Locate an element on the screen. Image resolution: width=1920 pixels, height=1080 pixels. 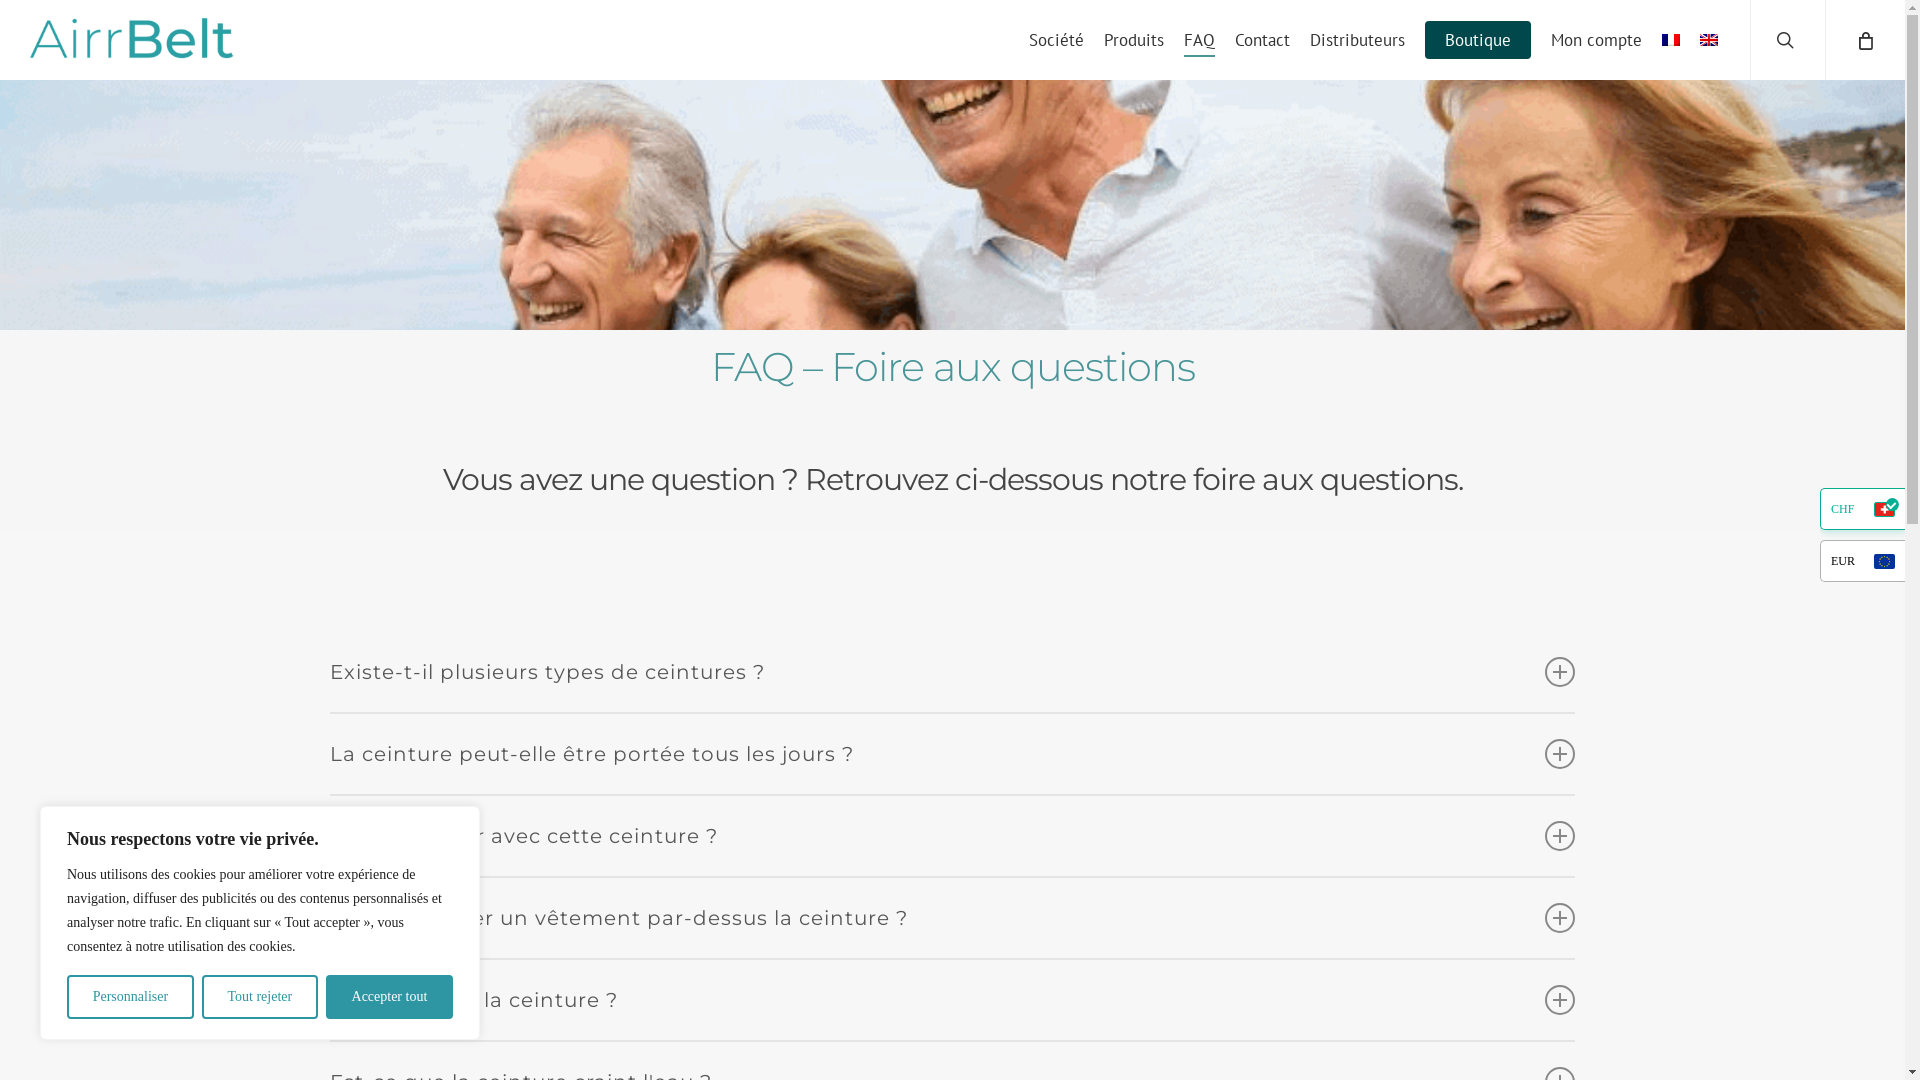
'Mon compte' is located at coordinates (1595, 39).